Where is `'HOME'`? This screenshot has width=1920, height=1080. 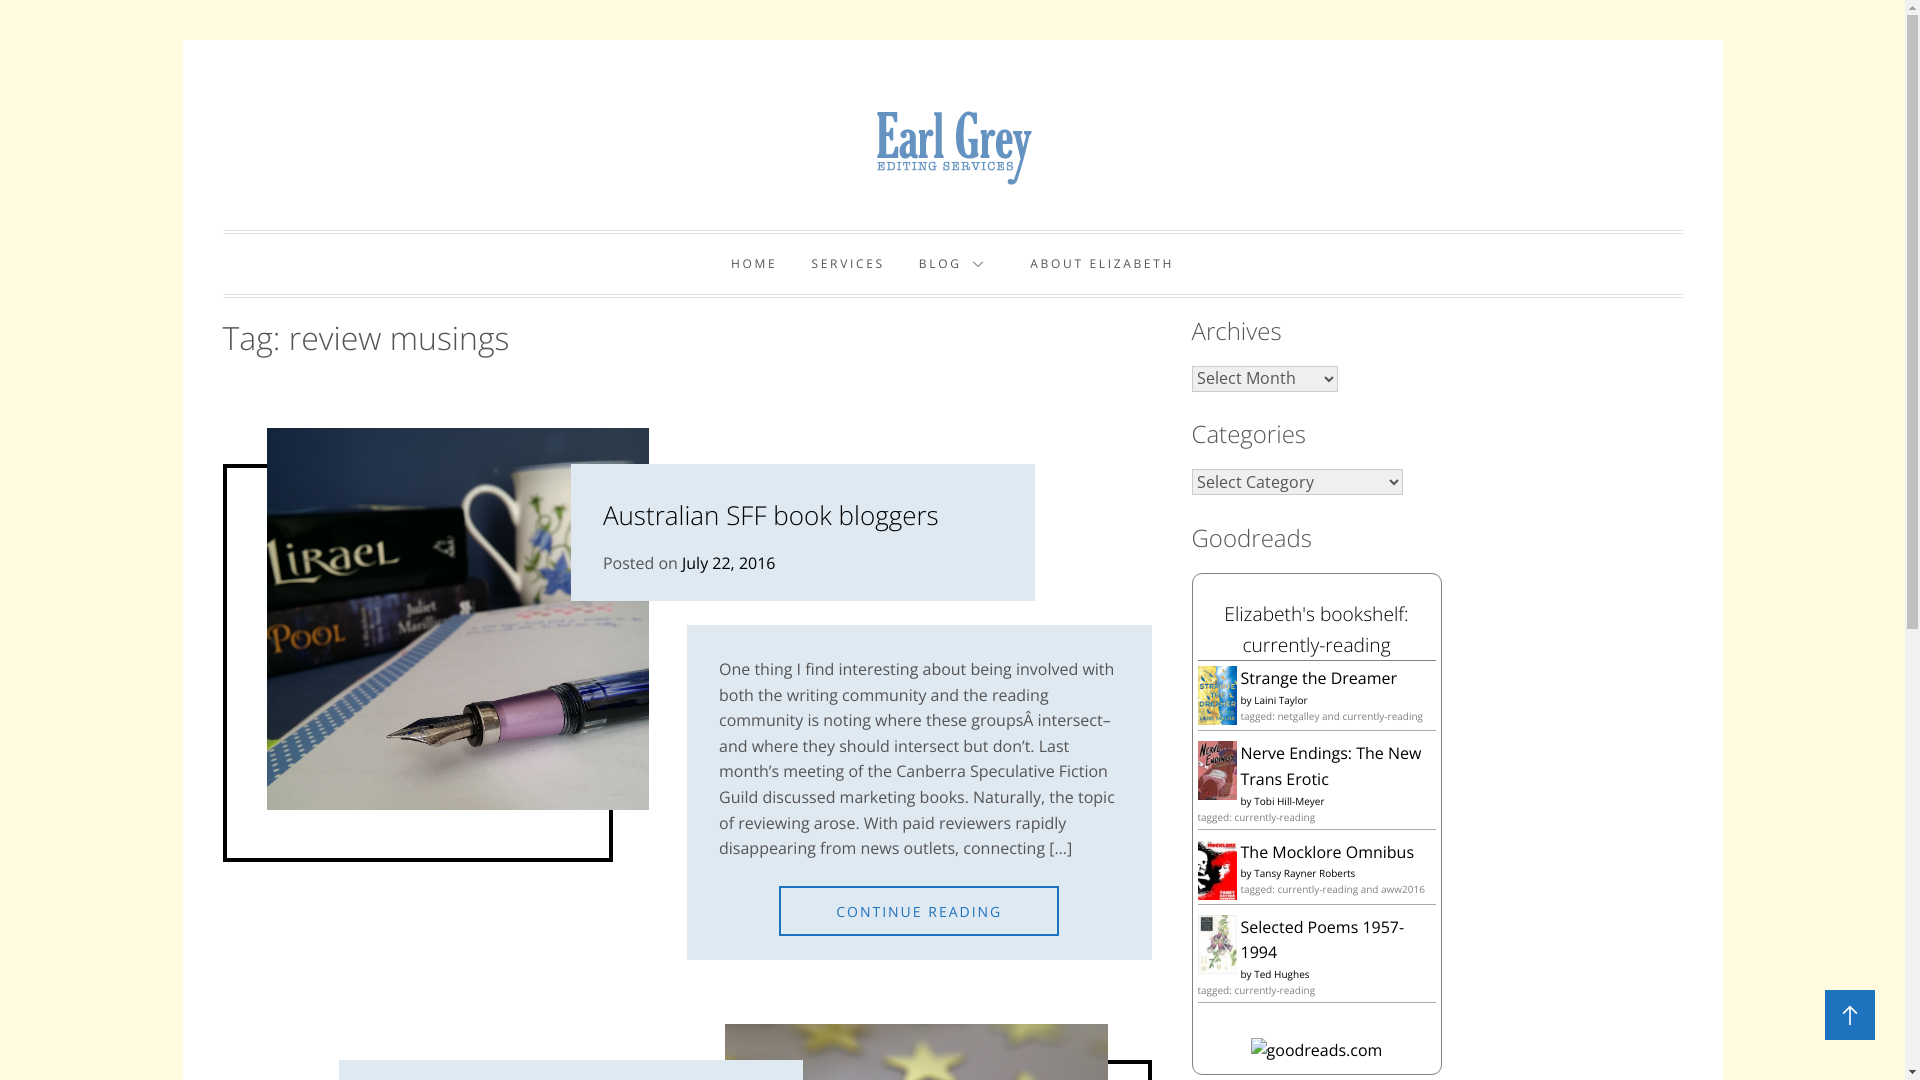 'HOME' is located at coordinates (752, 262).